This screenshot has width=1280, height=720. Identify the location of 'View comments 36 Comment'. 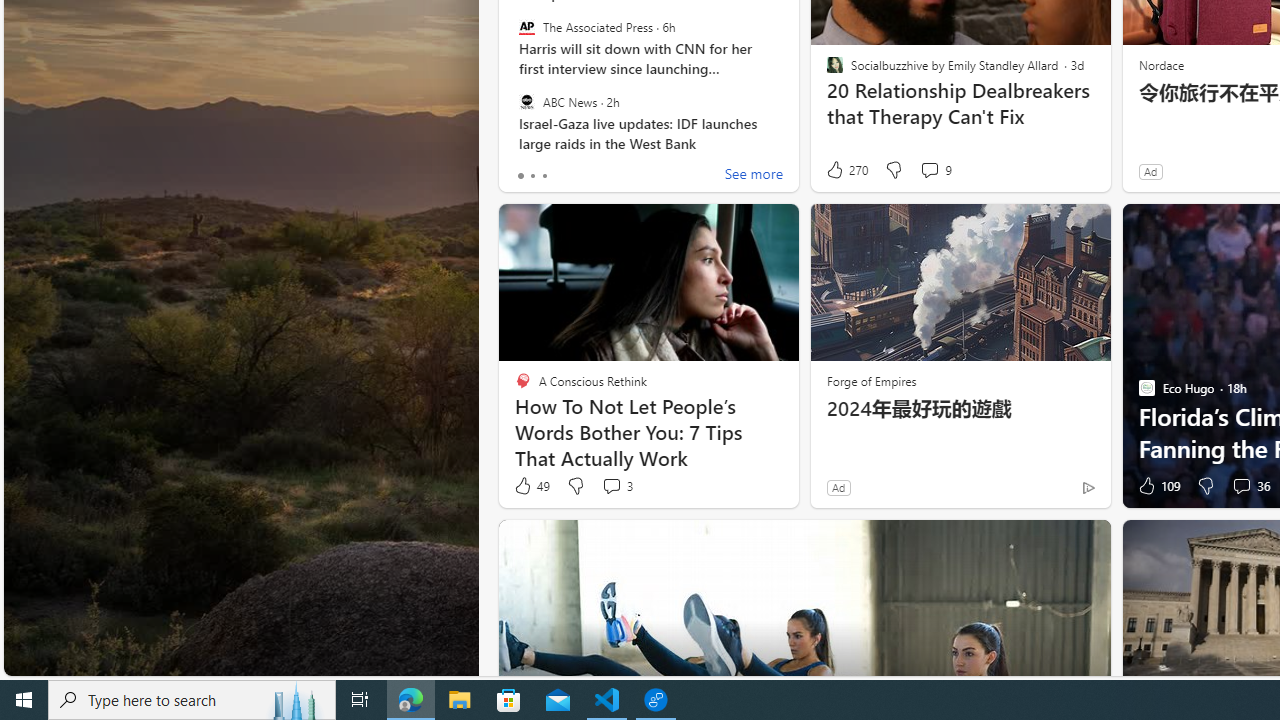
(1248, 486).